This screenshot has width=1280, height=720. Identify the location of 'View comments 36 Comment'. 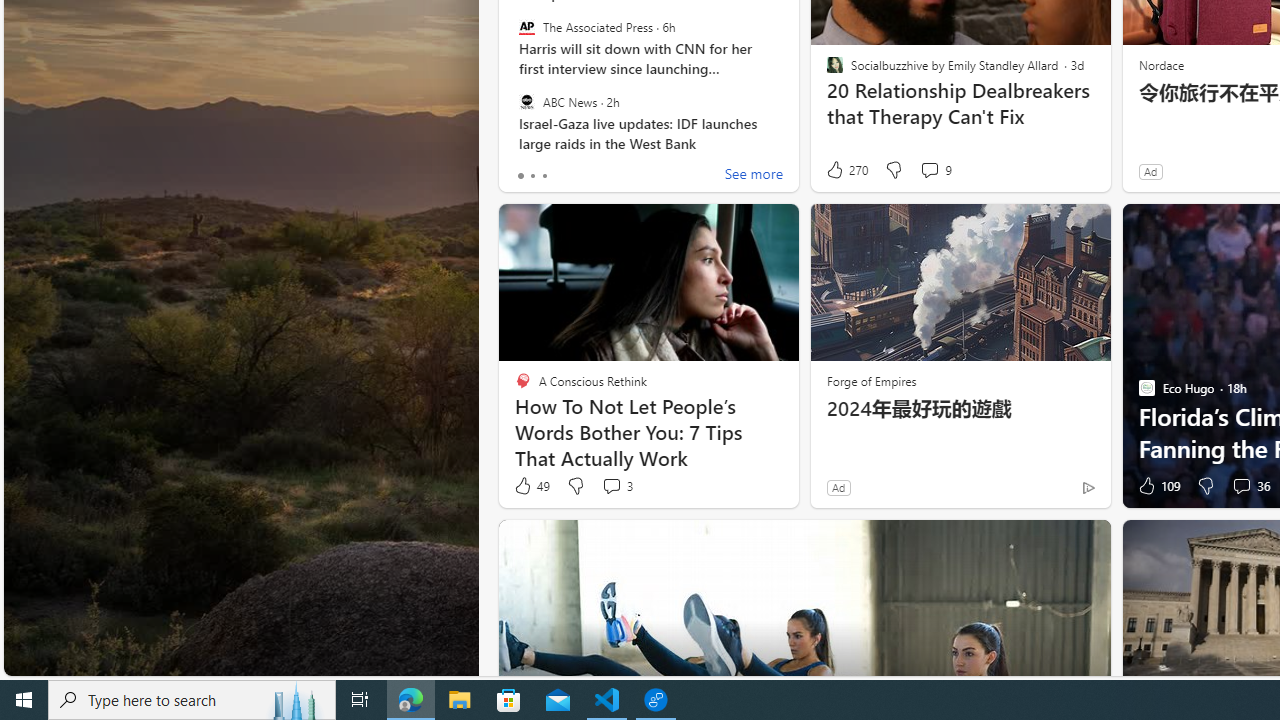
(1248, 486).